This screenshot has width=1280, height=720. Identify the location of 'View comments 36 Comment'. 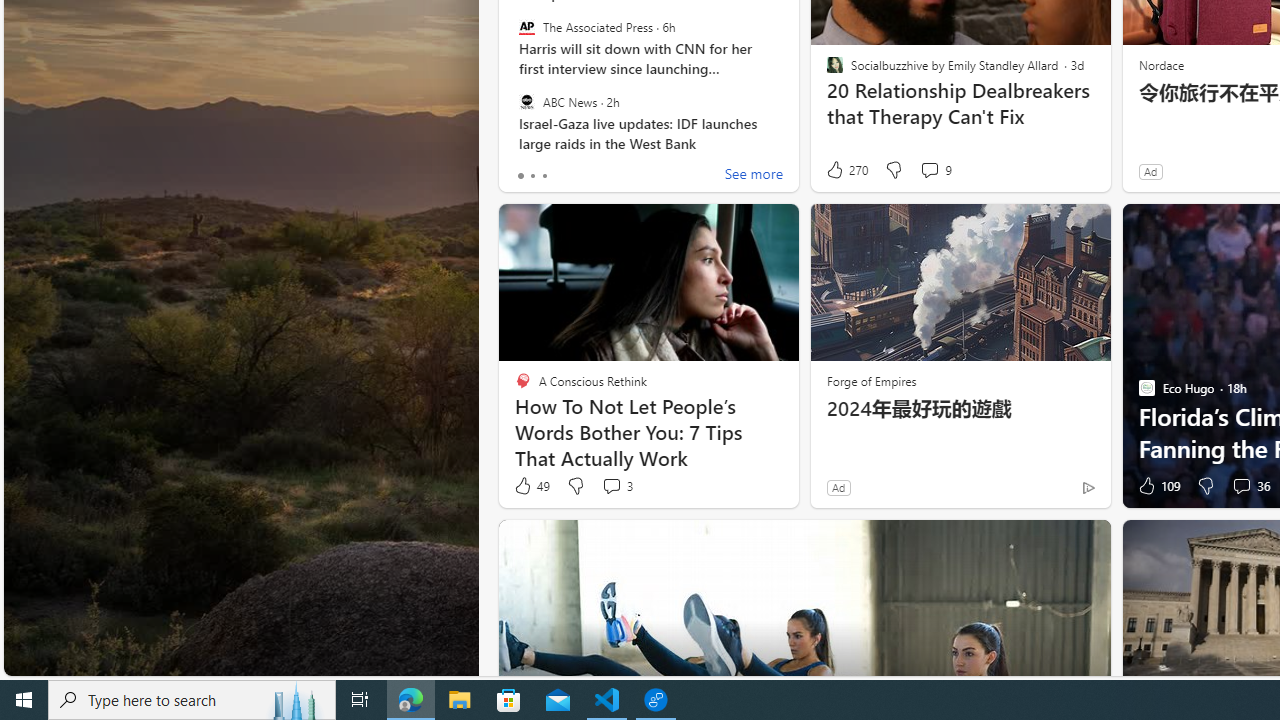
(1248, 486).